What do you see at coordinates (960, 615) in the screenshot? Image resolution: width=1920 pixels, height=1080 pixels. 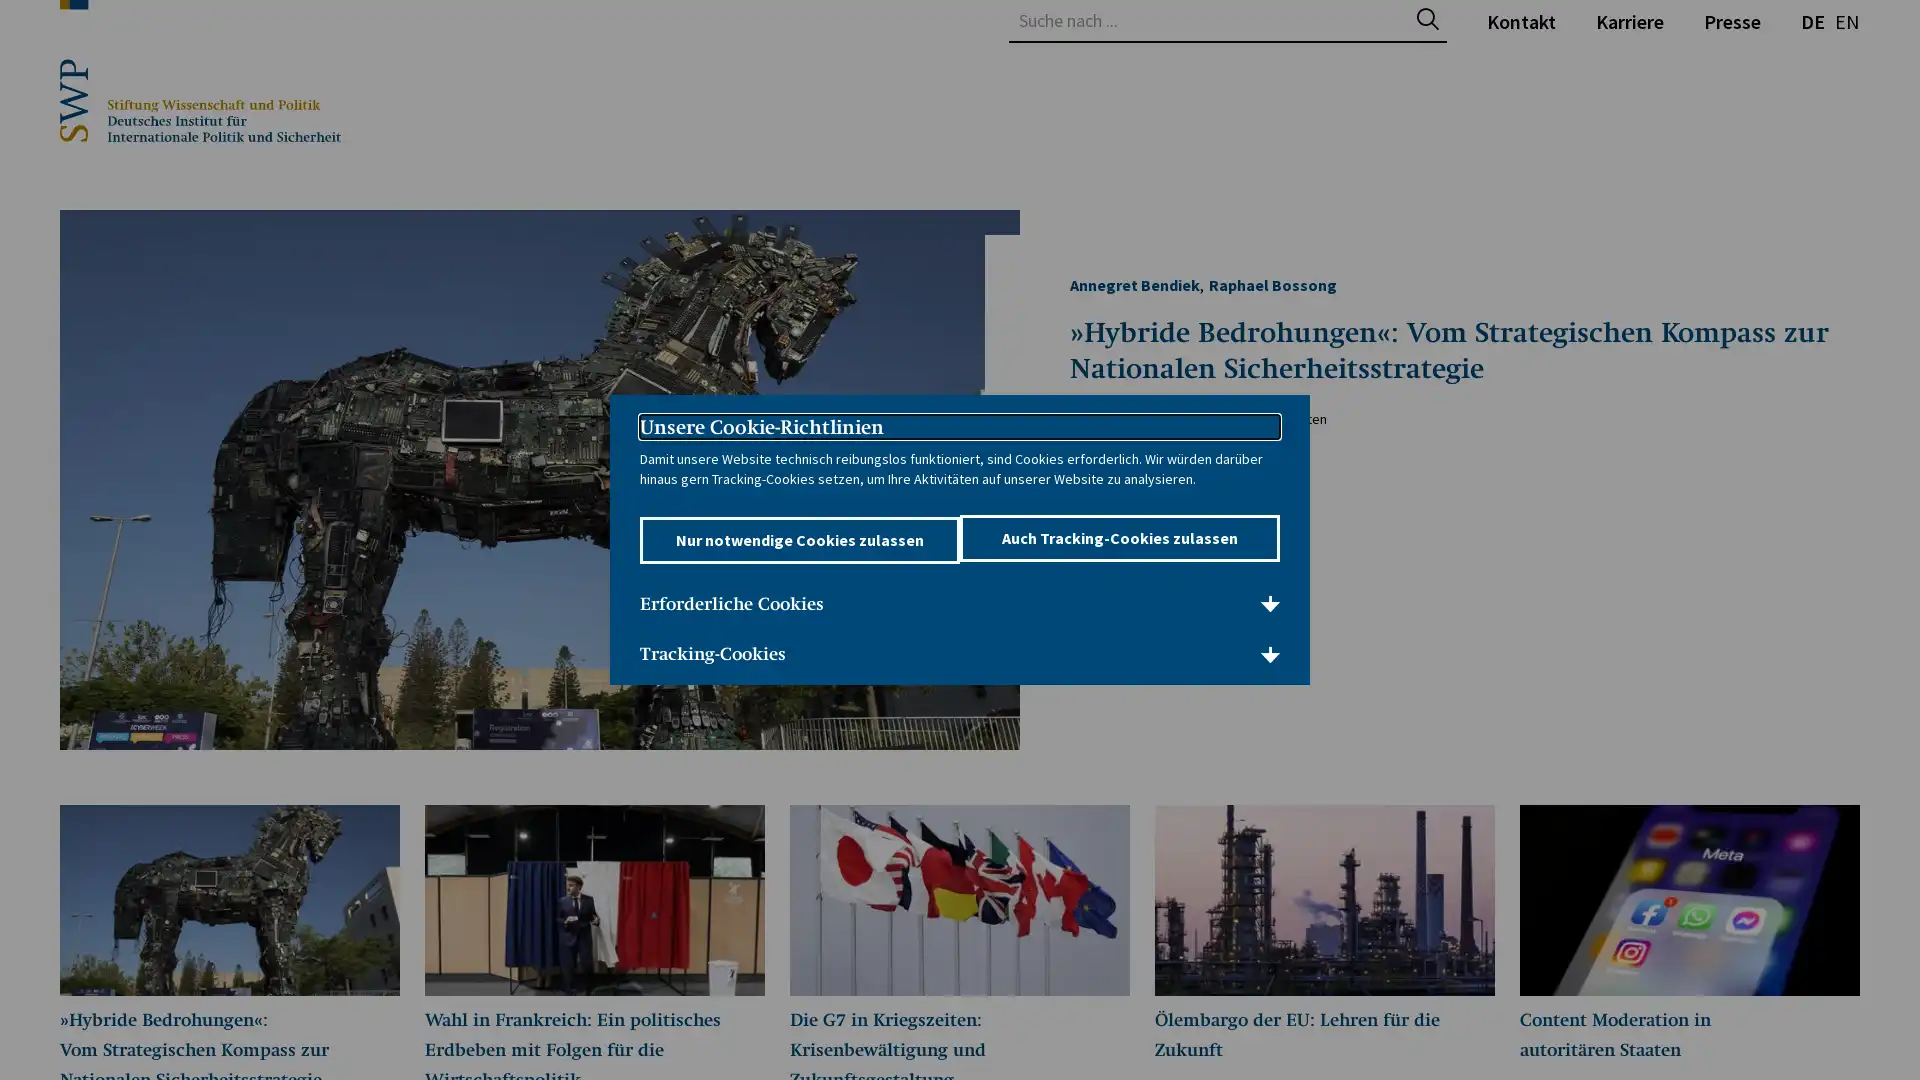 I see `Erforderliche Cookies` at bounding box center [960, 615].